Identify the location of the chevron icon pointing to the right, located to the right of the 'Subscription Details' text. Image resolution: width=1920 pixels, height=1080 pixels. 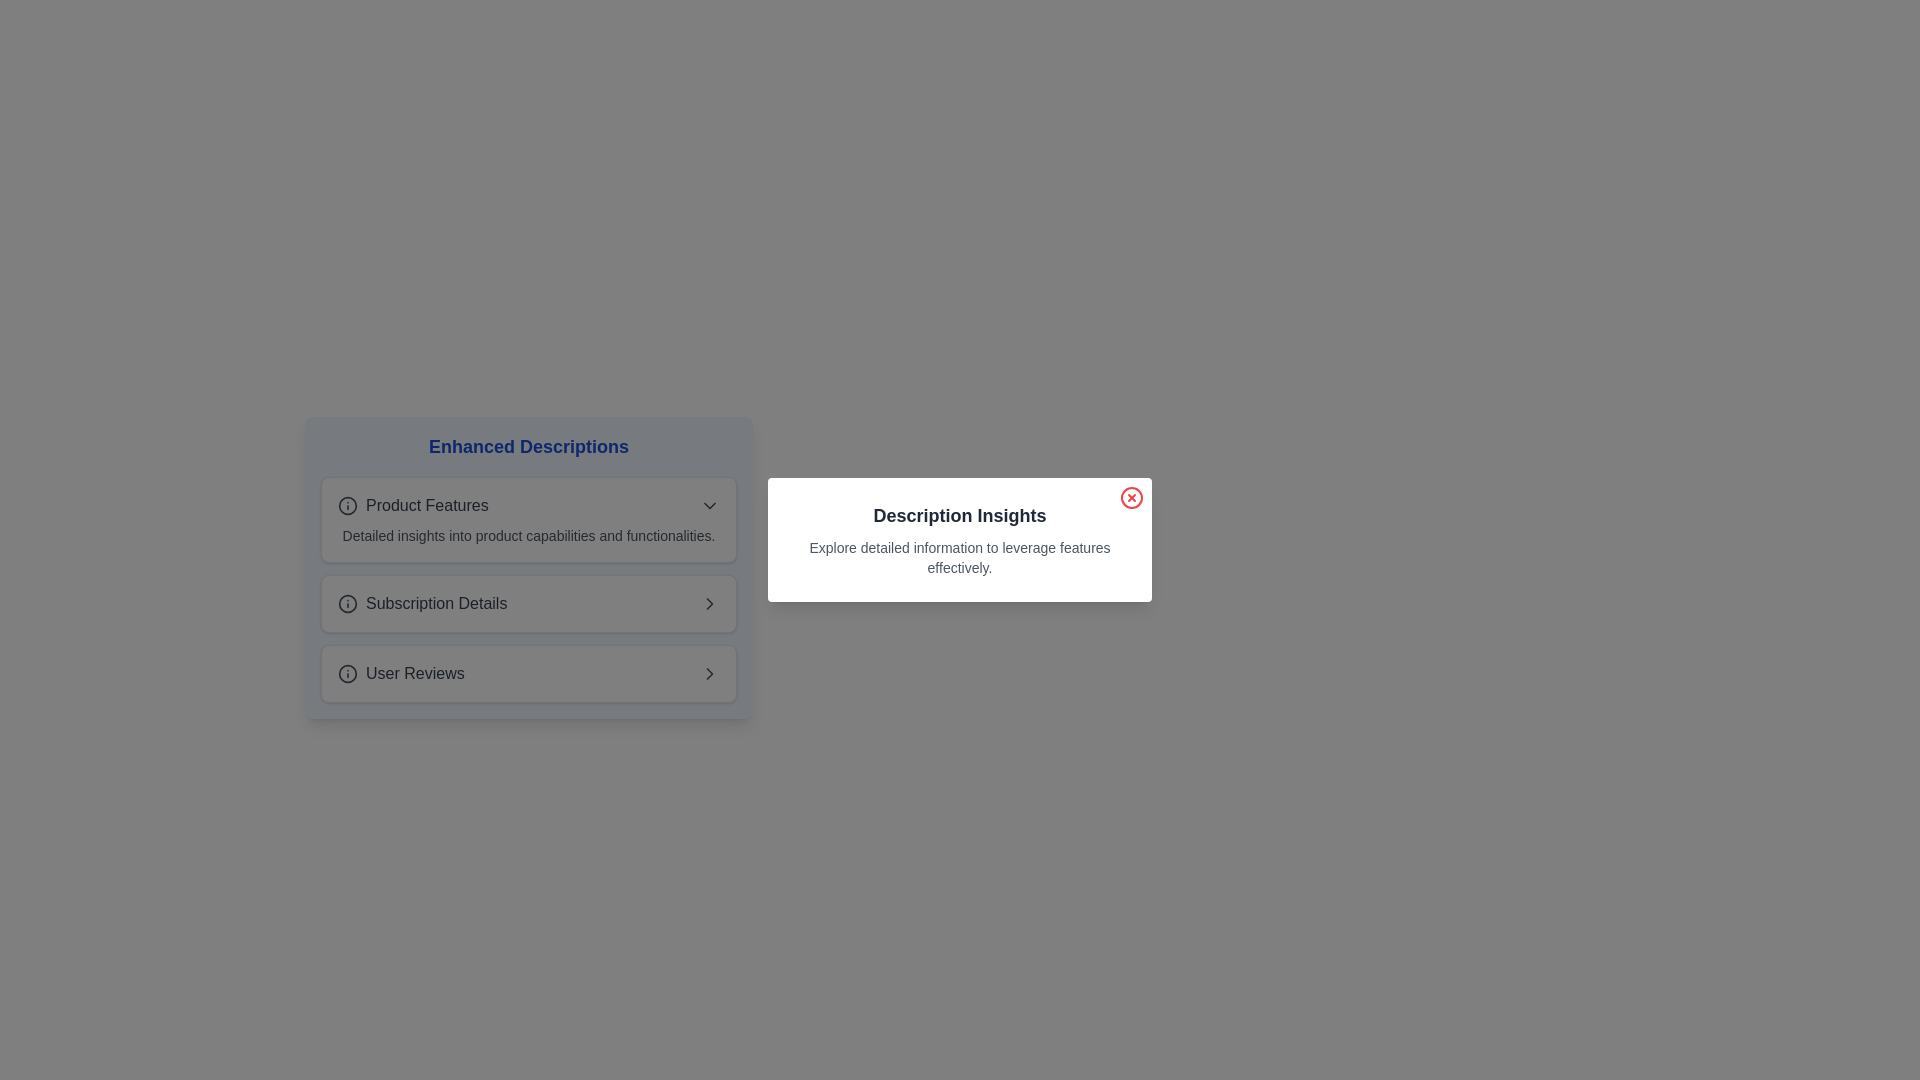
(710, 603).